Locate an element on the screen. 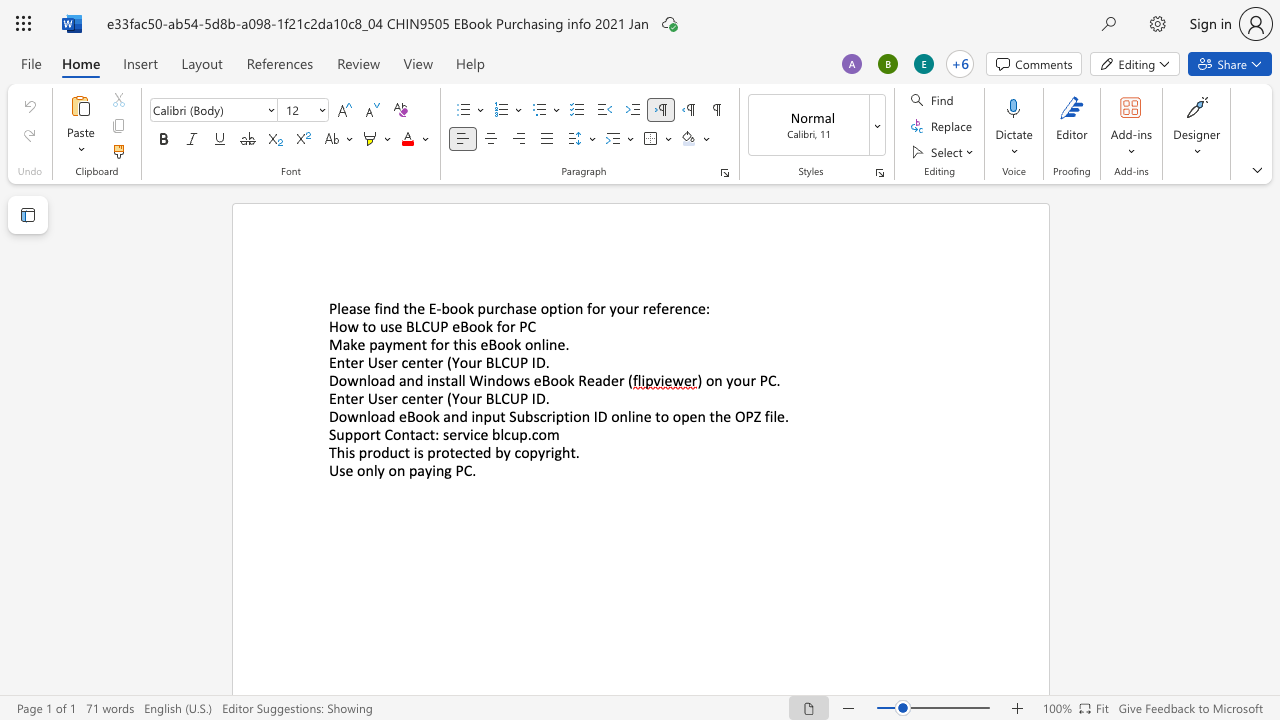 The width and height of the screenshot is (1280, 720). the 3th character "t" in the text is located at coordinates (658, 415).